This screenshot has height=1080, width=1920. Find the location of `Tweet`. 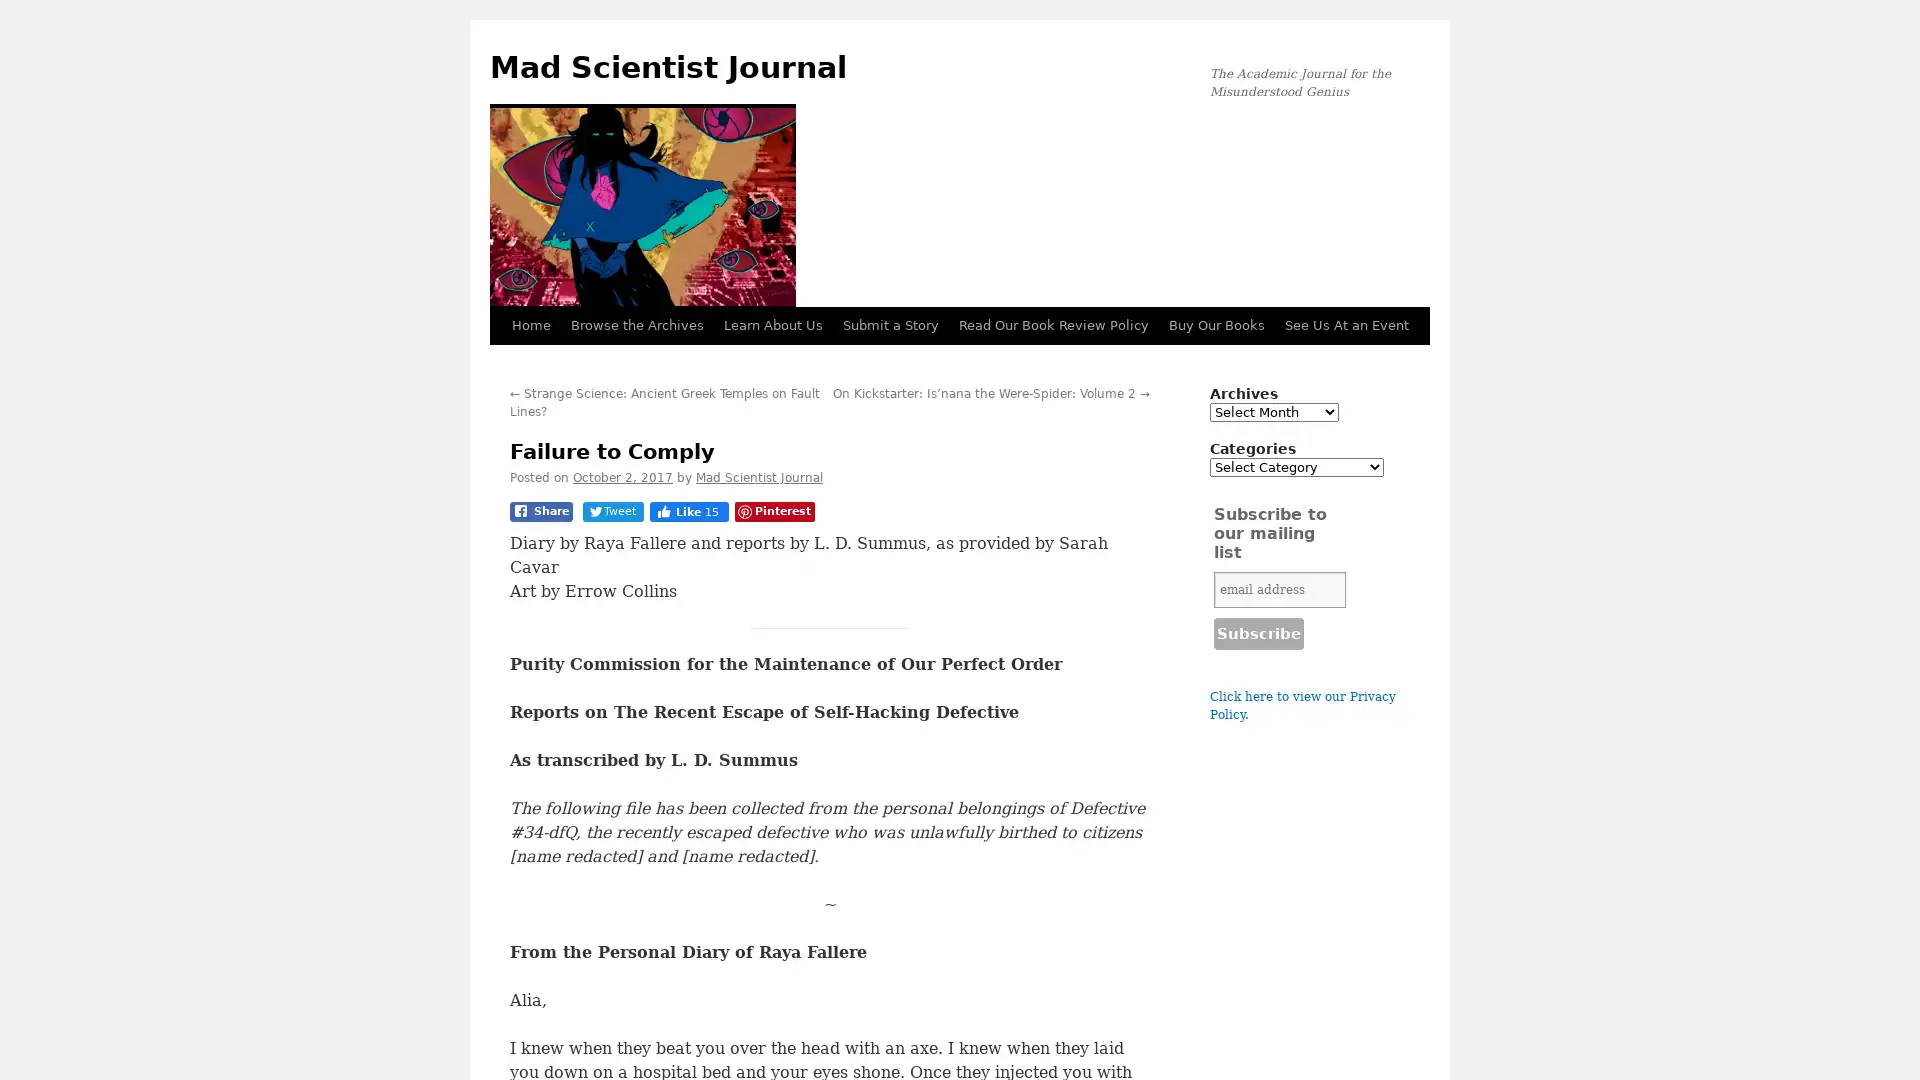

Tweet is located at coordinates (612, 511).